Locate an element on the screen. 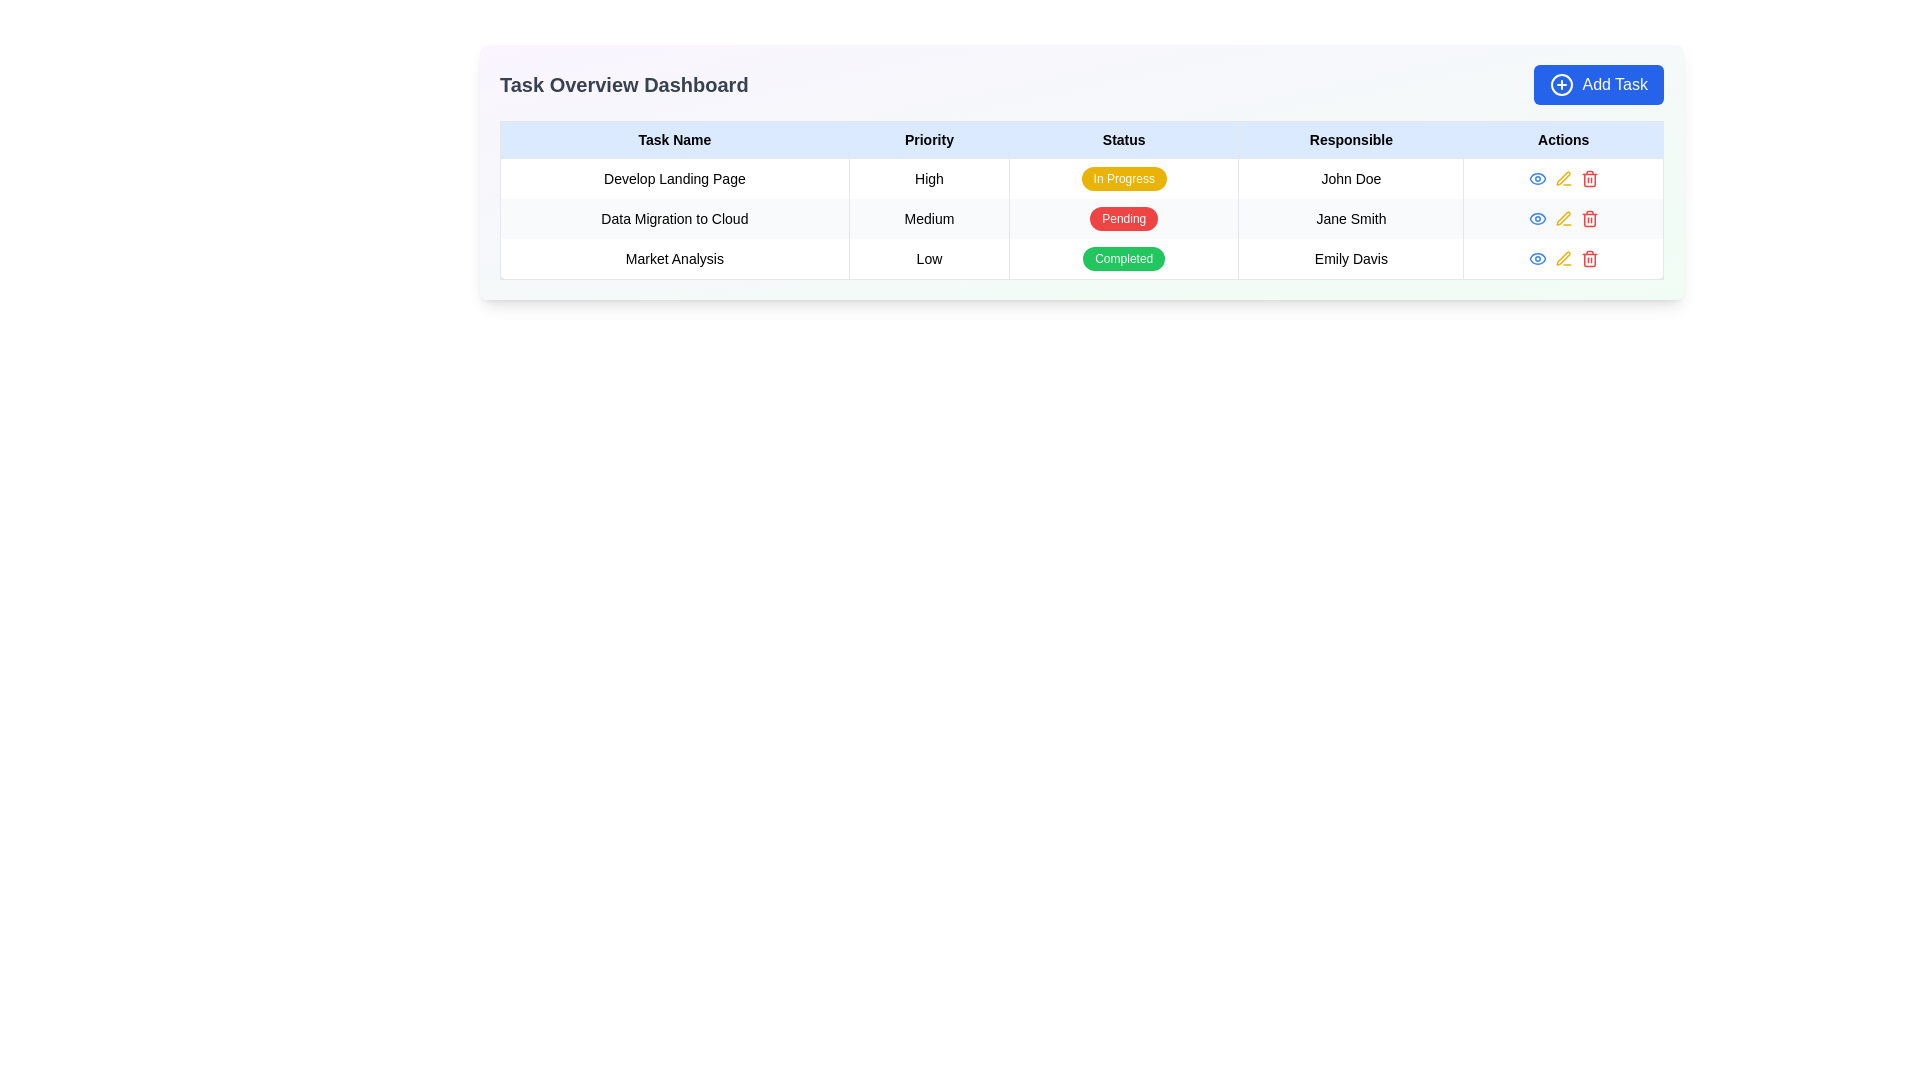  properties of the 'In Progress' label, which is a pill-shaped button with a yellow background located in the 'Status' column of the task table for 'Develop Landing Page' is located at coordinates (1124, 177).